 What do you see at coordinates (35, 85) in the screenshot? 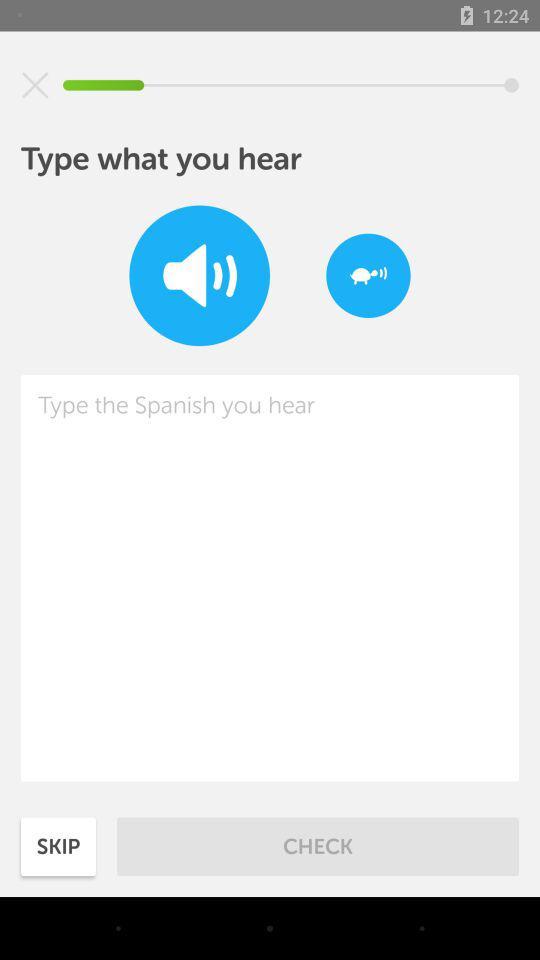
I see `window` at bounding box center [35, 85].